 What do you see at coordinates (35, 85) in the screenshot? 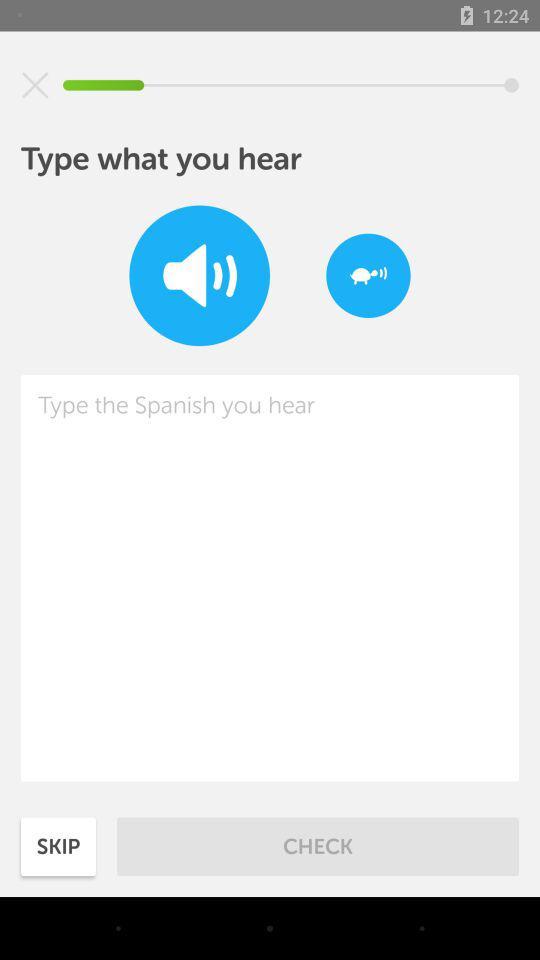
I see `window` at bounding box center [35, 85].